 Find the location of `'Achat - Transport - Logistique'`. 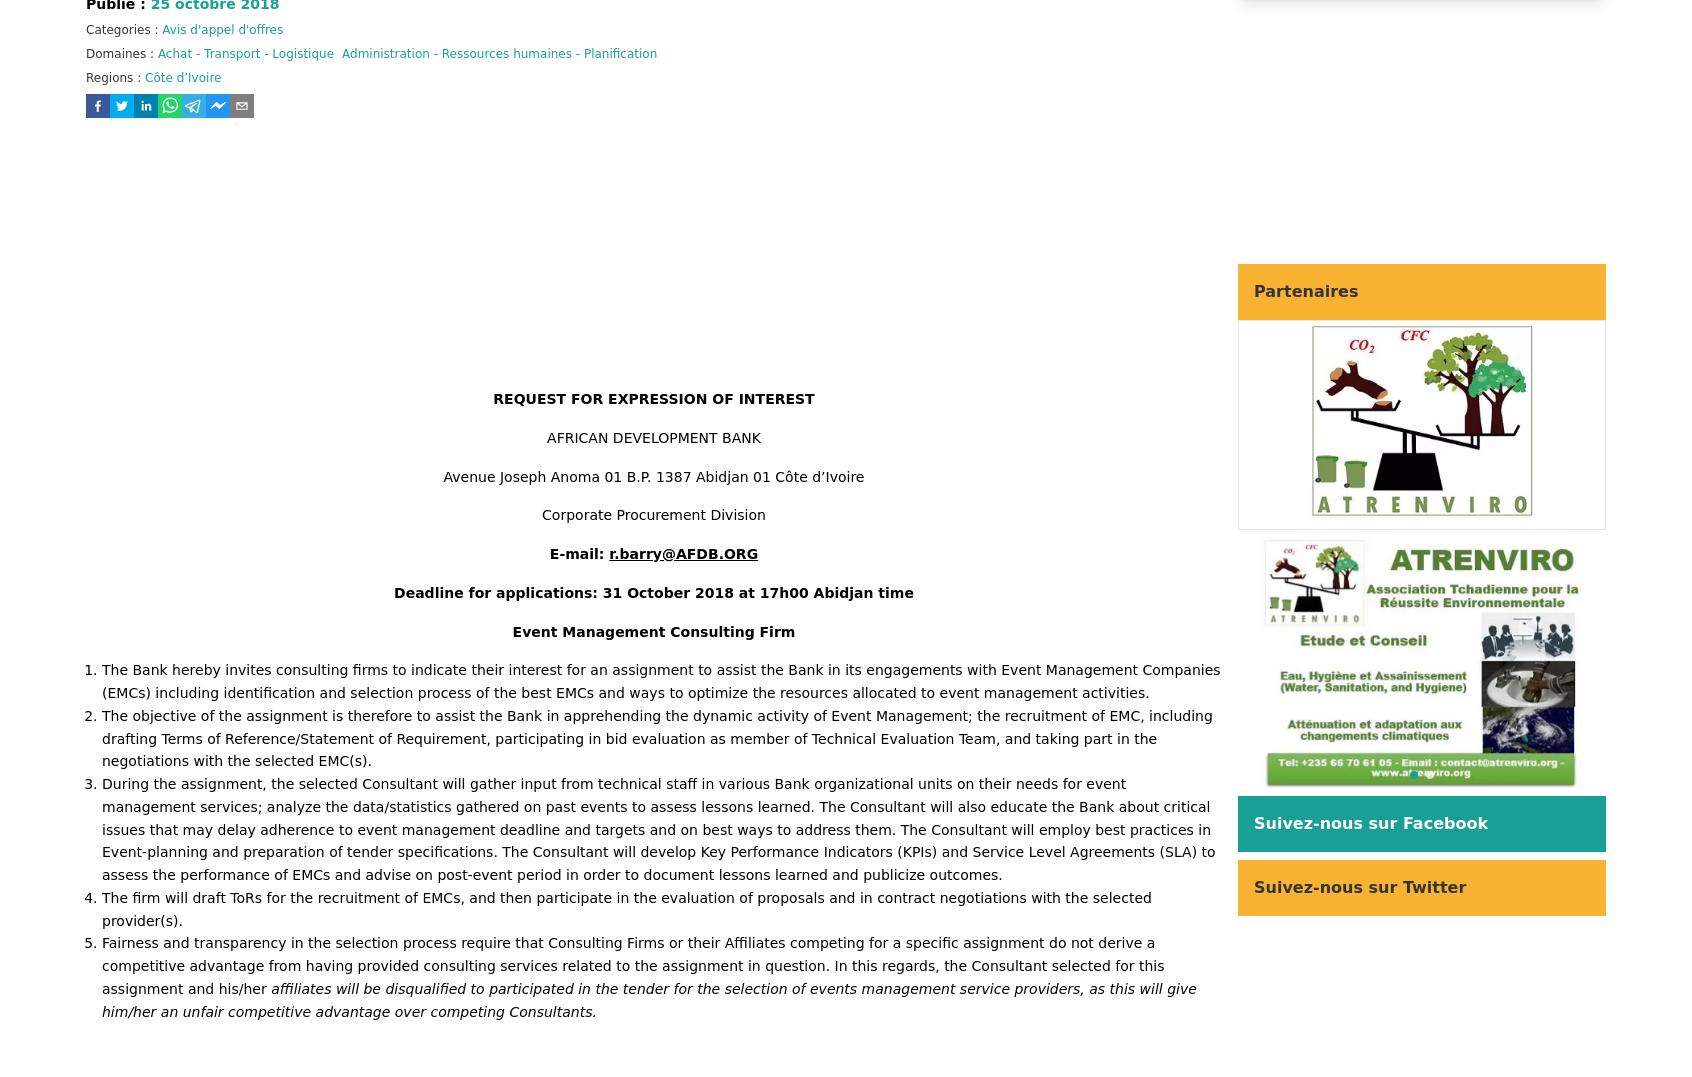

'Achat - Transport - Logistique' is located at coordinates (245, 53).